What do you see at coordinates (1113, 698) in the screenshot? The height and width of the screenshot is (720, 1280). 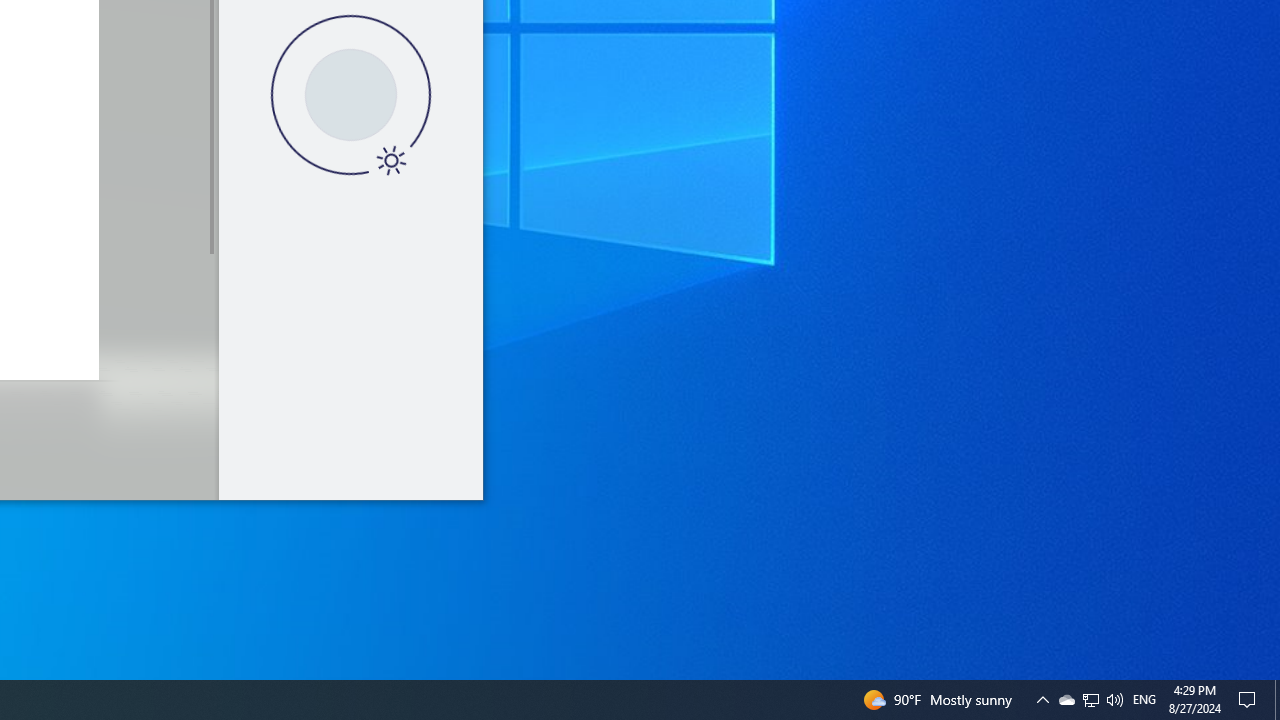 I see `'Q2790: 100%'` at bounding box center [1113, 698].